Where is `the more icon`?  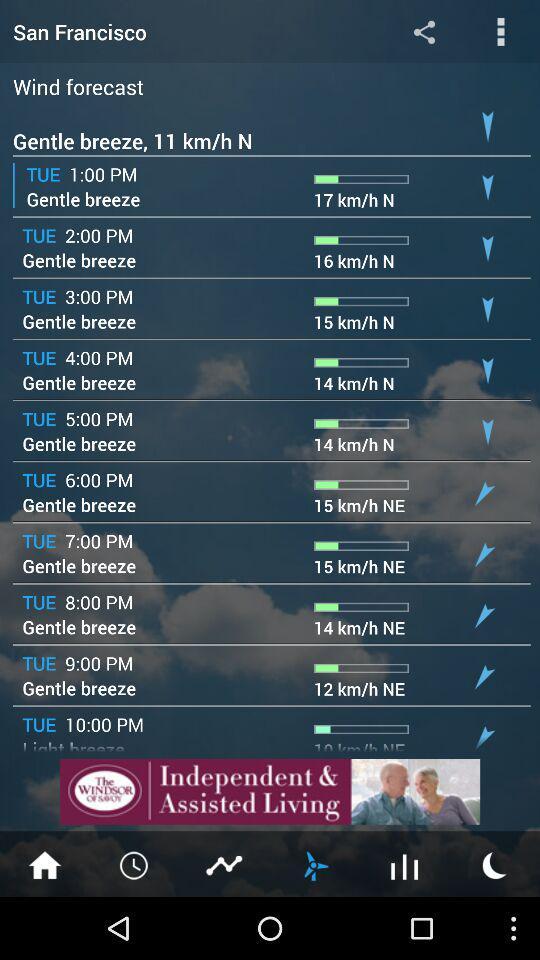
the more icon is located at coordinates (500, 33).